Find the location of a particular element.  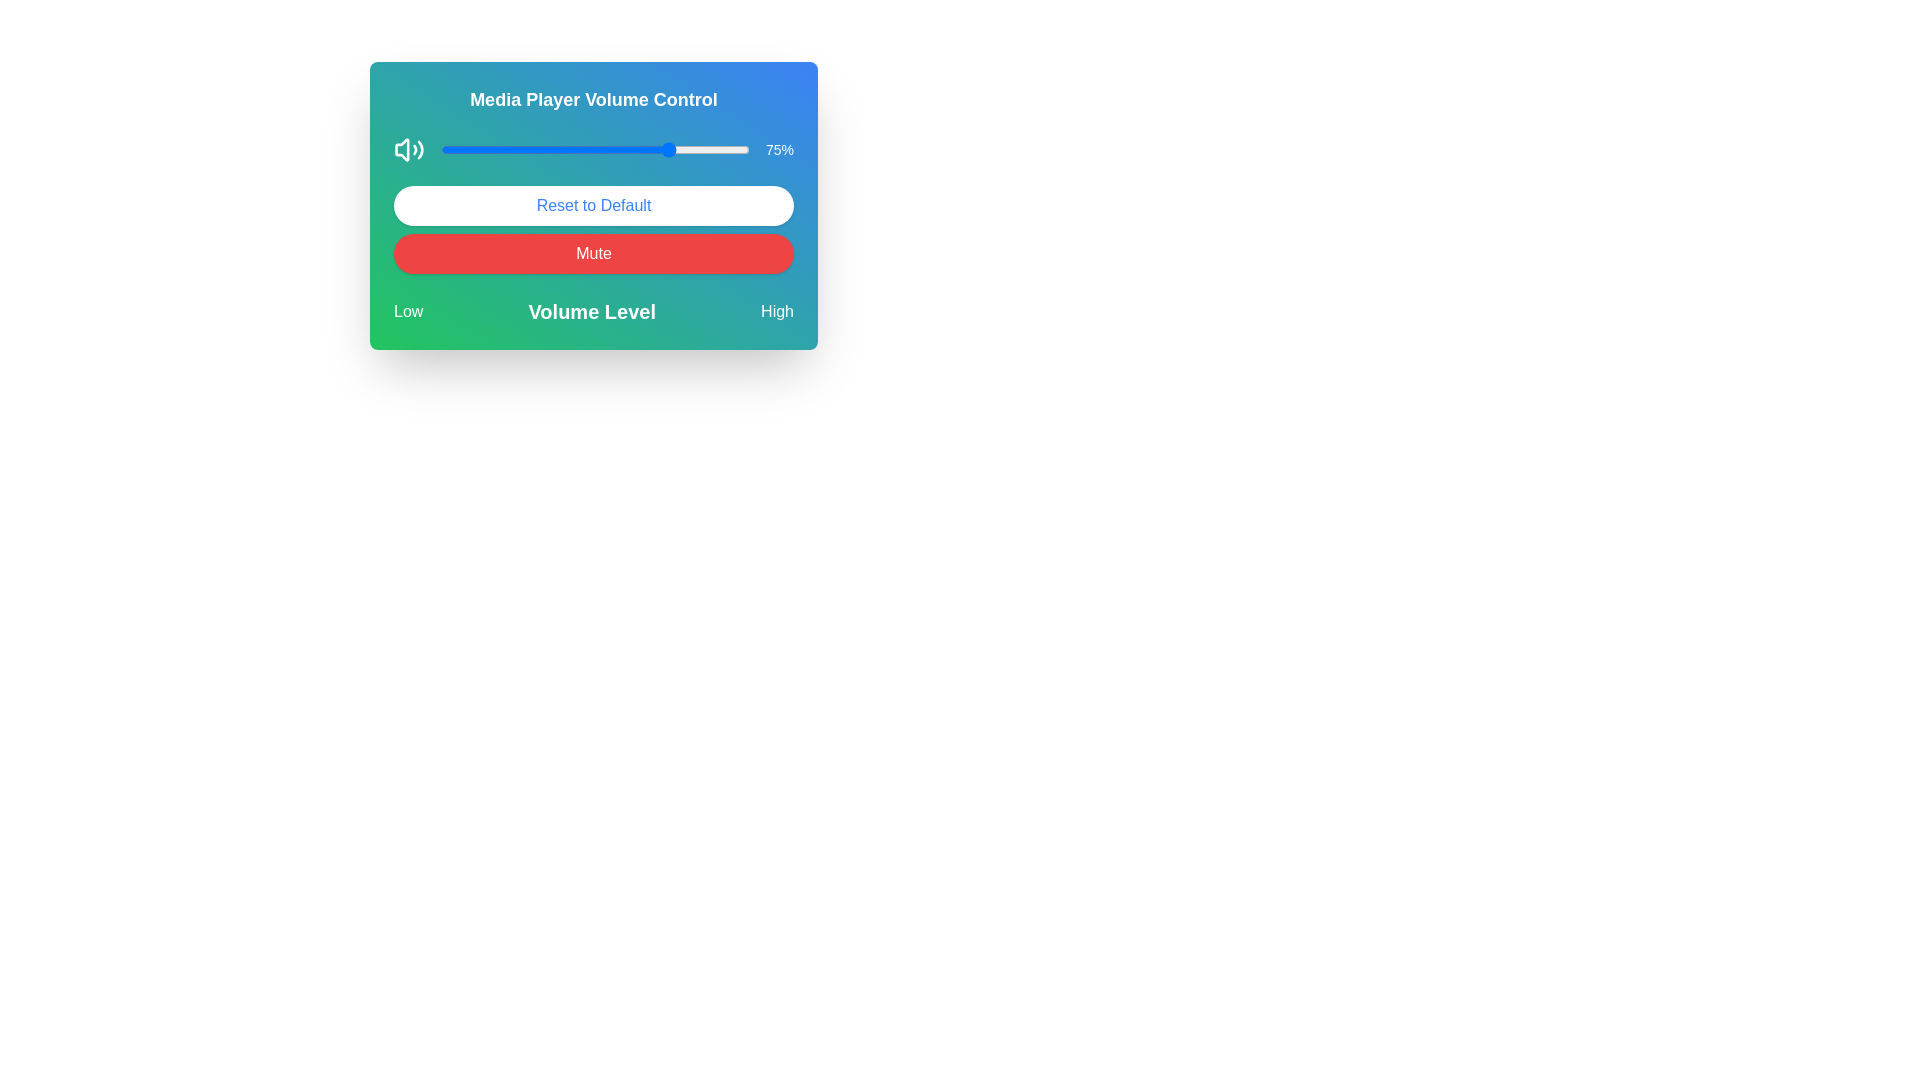

the volume is located at coordinates (536, 149).